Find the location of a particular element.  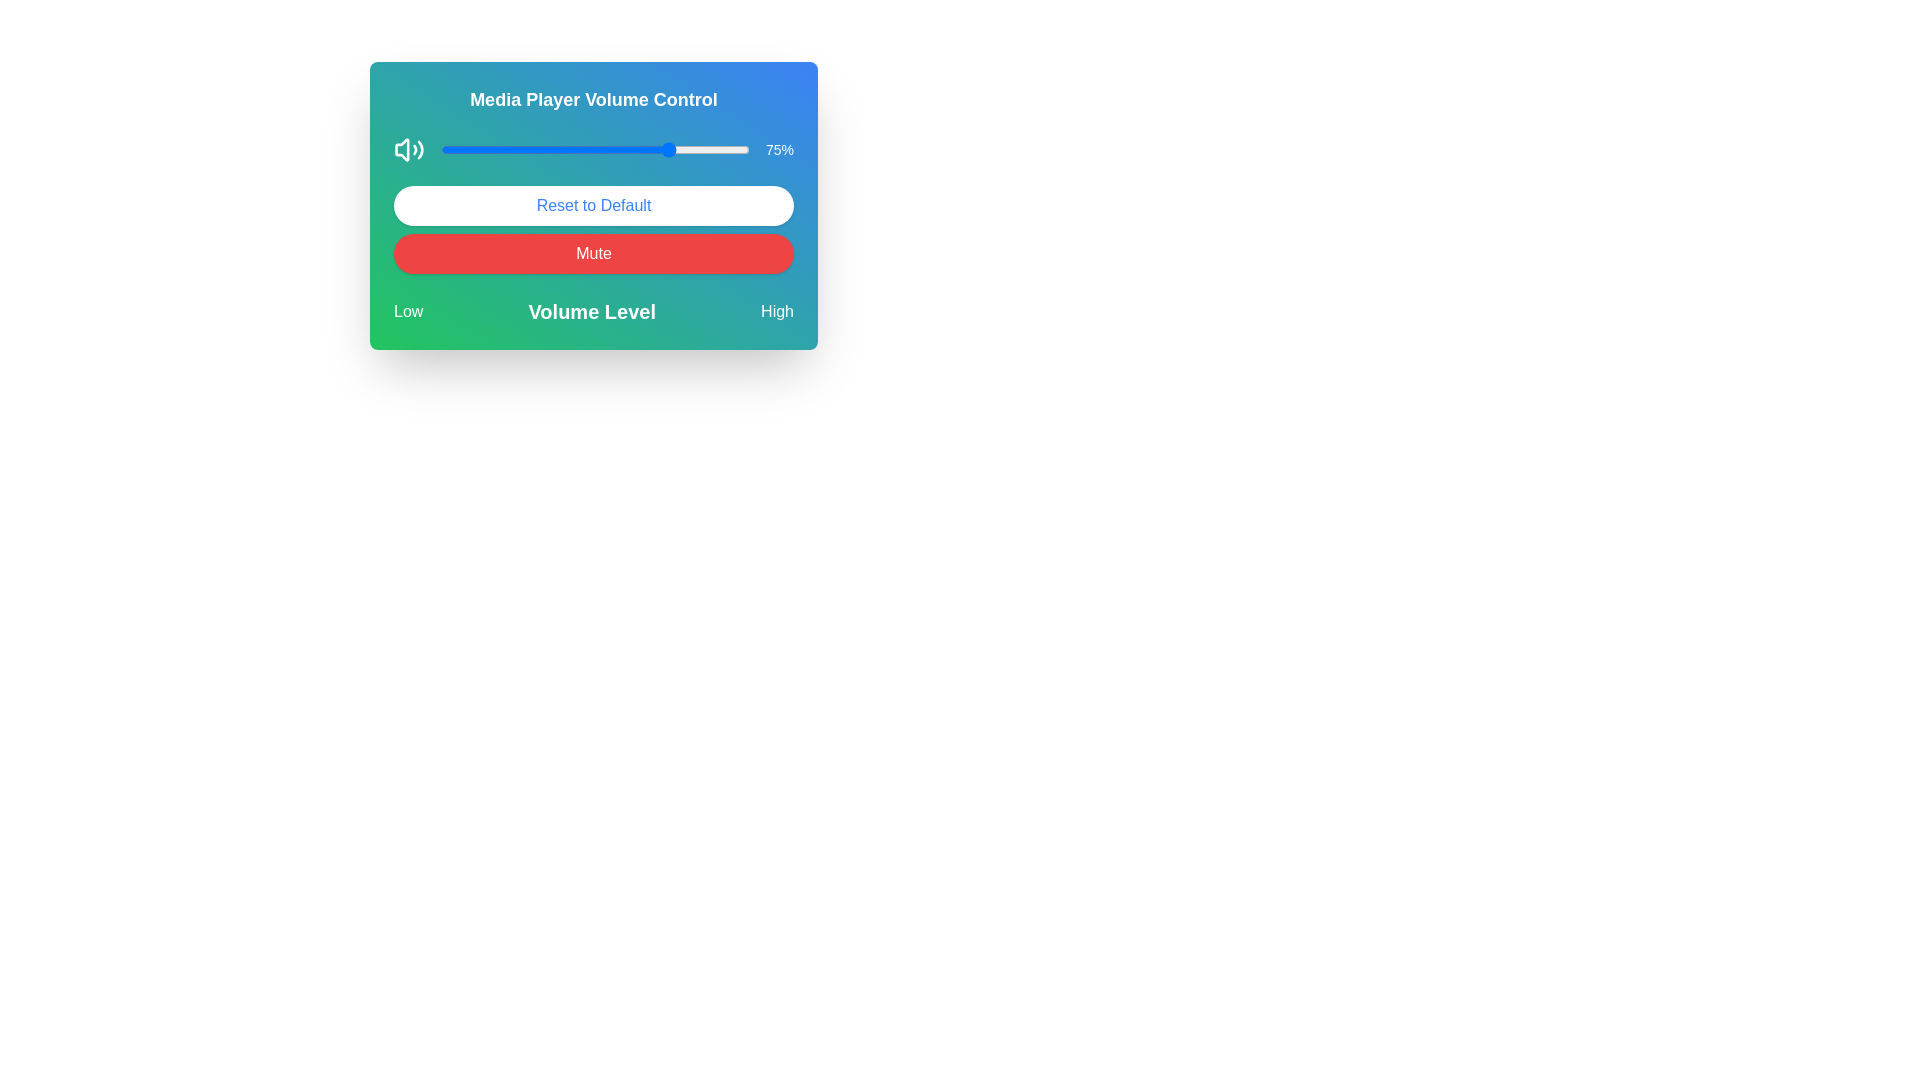

the volume is located at coordinates (536, 149).